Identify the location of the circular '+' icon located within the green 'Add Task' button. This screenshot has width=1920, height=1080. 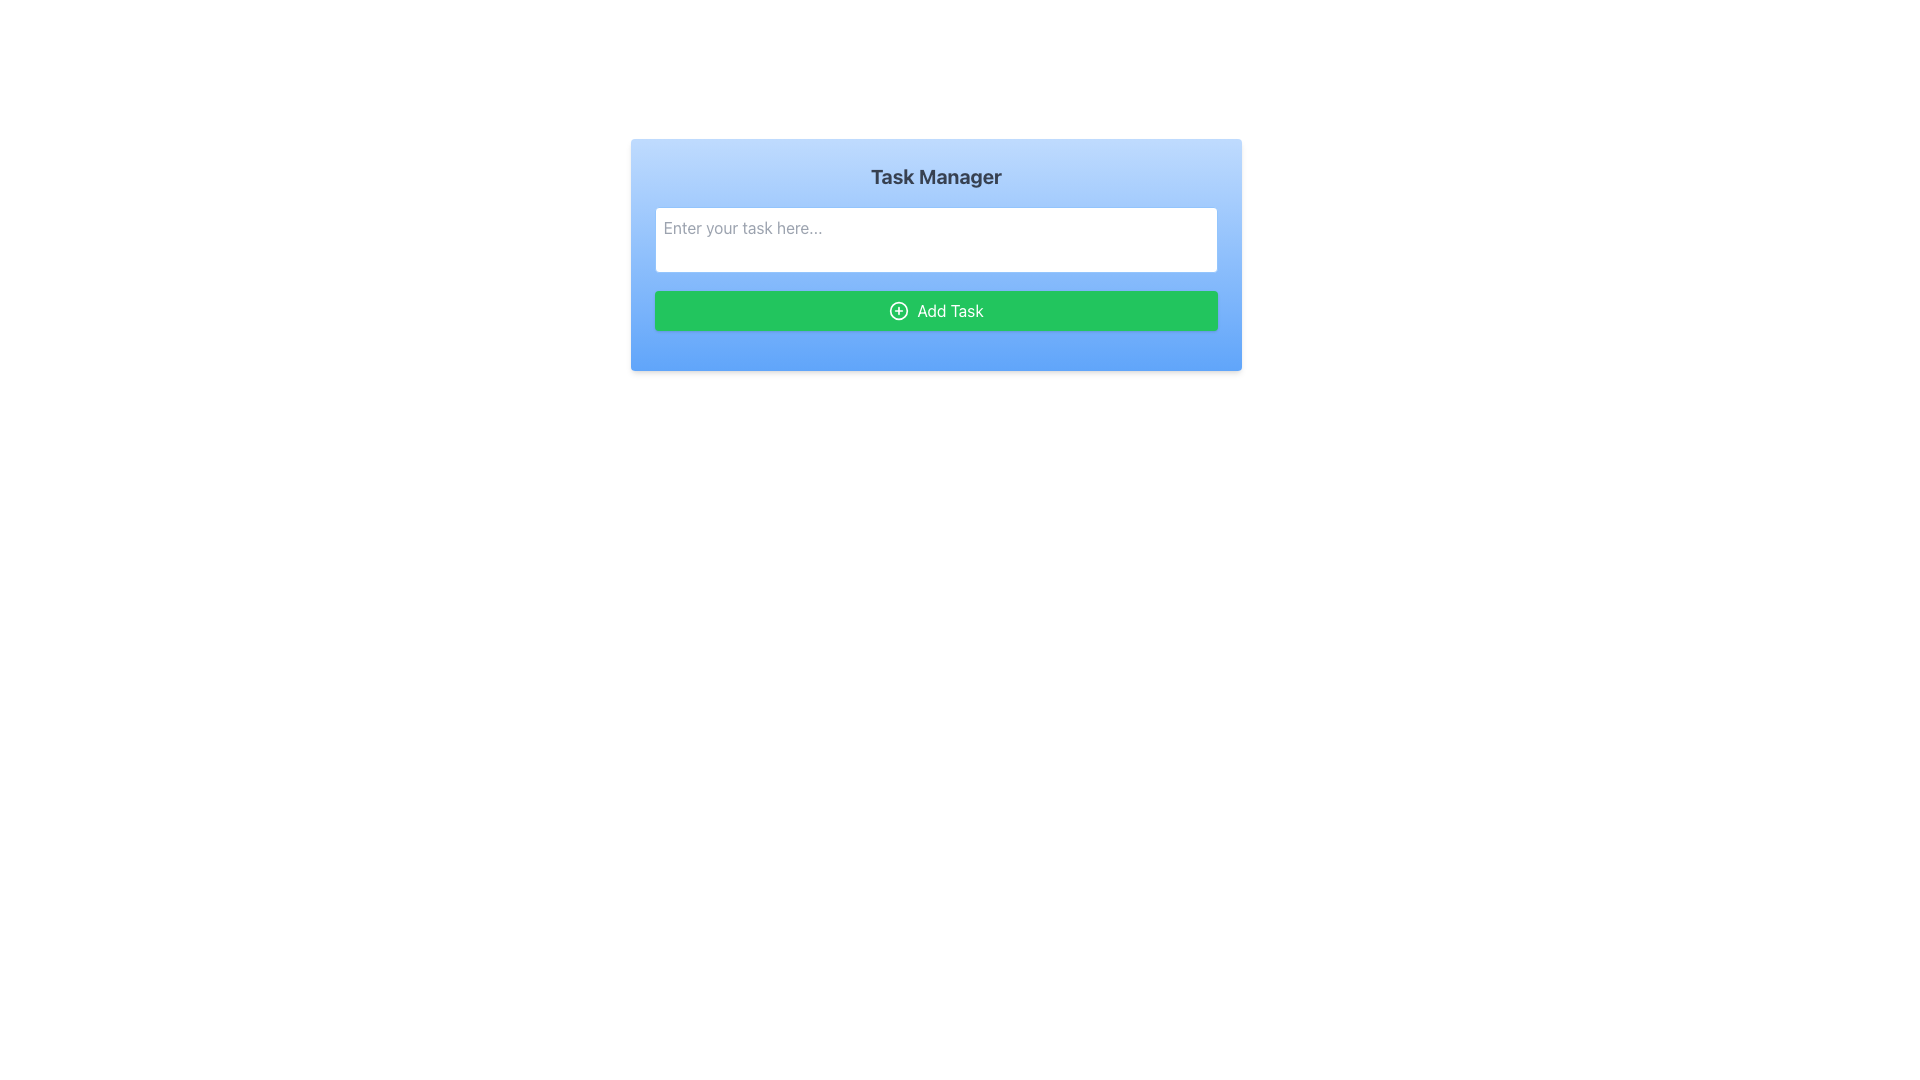
(898, 311).